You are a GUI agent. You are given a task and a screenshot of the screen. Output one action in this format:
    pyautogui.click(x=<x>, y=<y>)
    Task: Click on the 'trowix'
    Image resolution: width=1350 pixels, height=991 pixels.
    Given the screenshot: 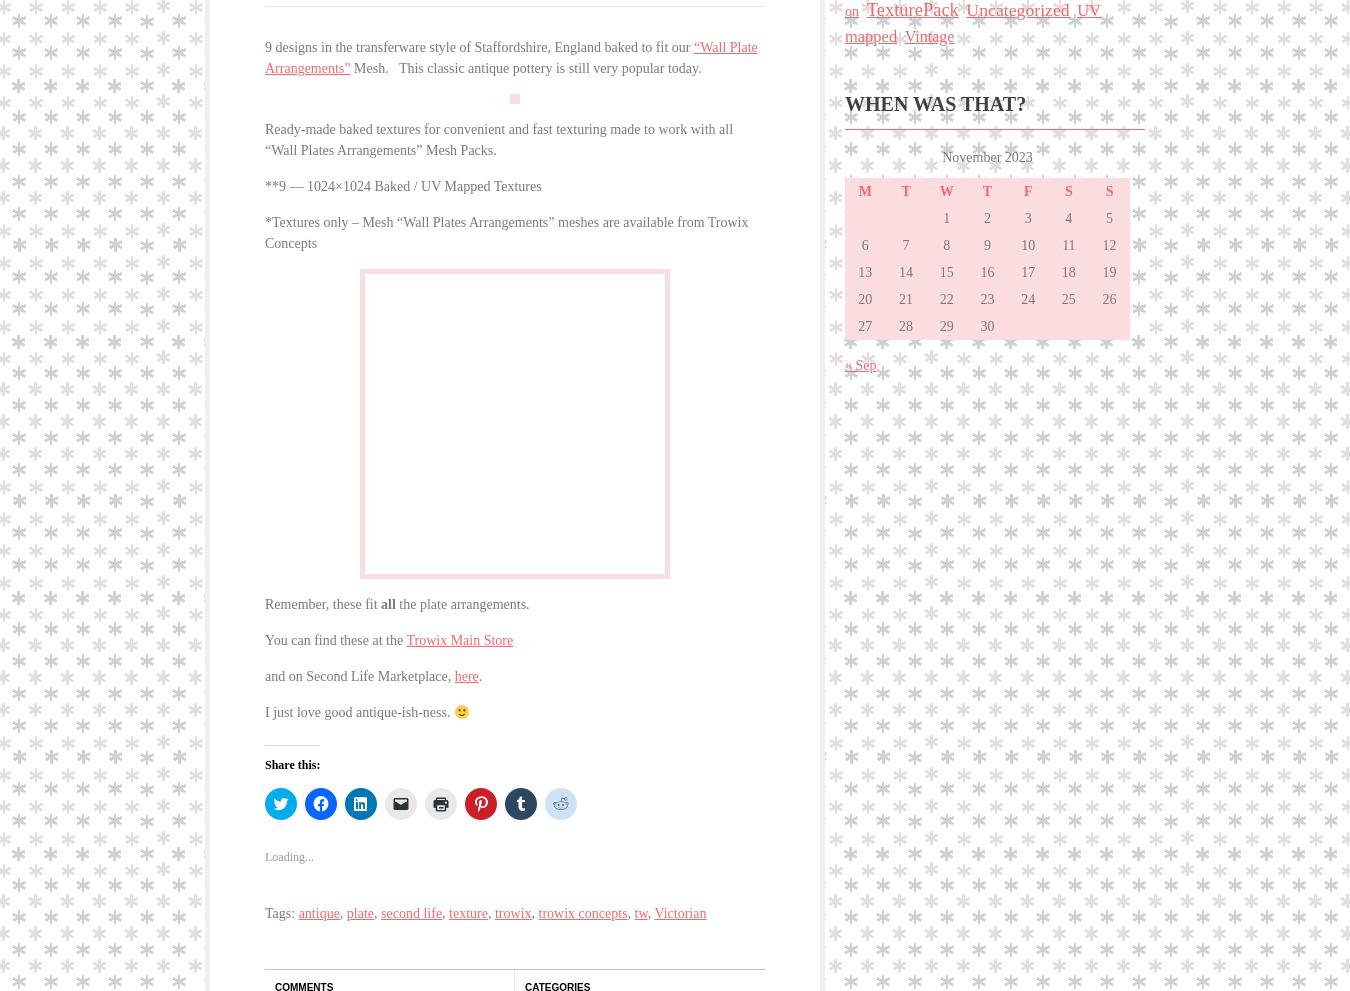 What is the action you would take?
    pyautogui.click(x=511, y=901)
    